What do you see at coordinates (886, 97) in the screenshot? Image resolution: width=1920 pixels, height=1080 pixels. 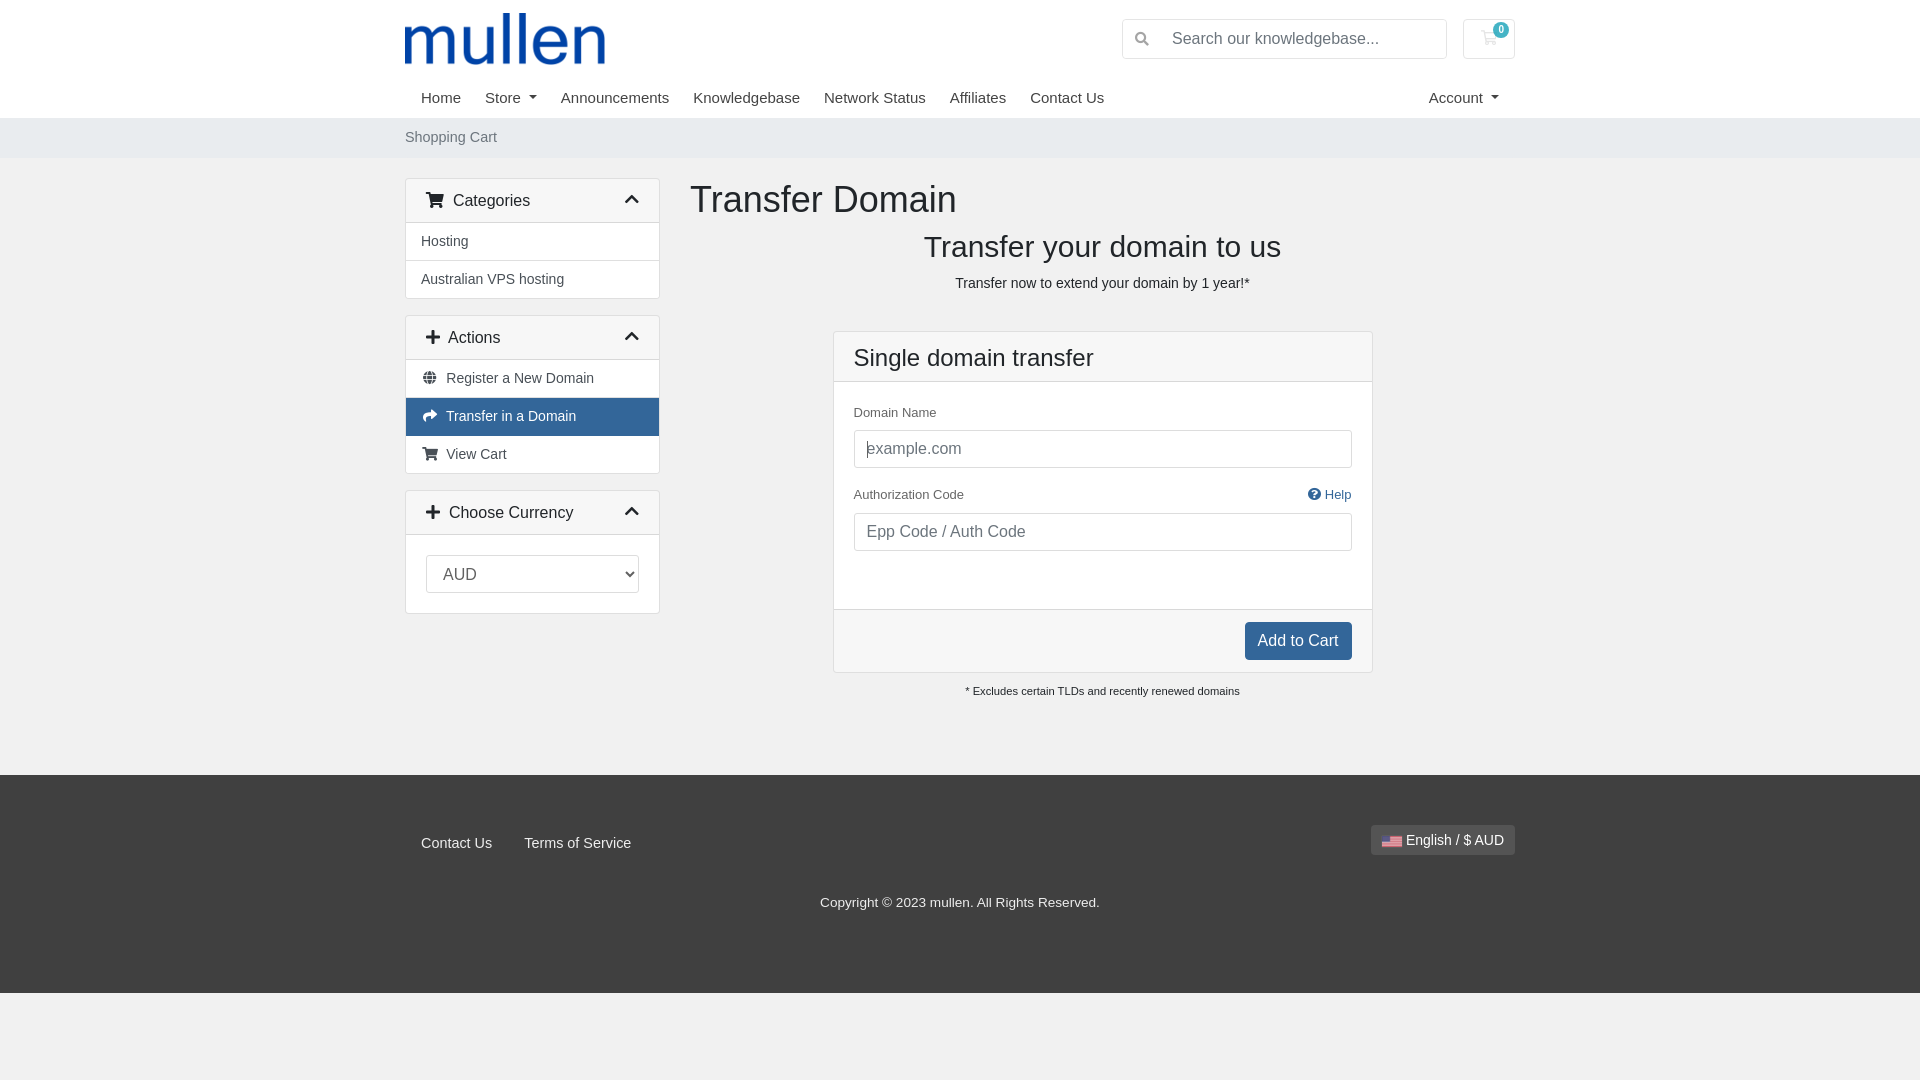 I see `'Network Status'` at bounding box center [886, 97].